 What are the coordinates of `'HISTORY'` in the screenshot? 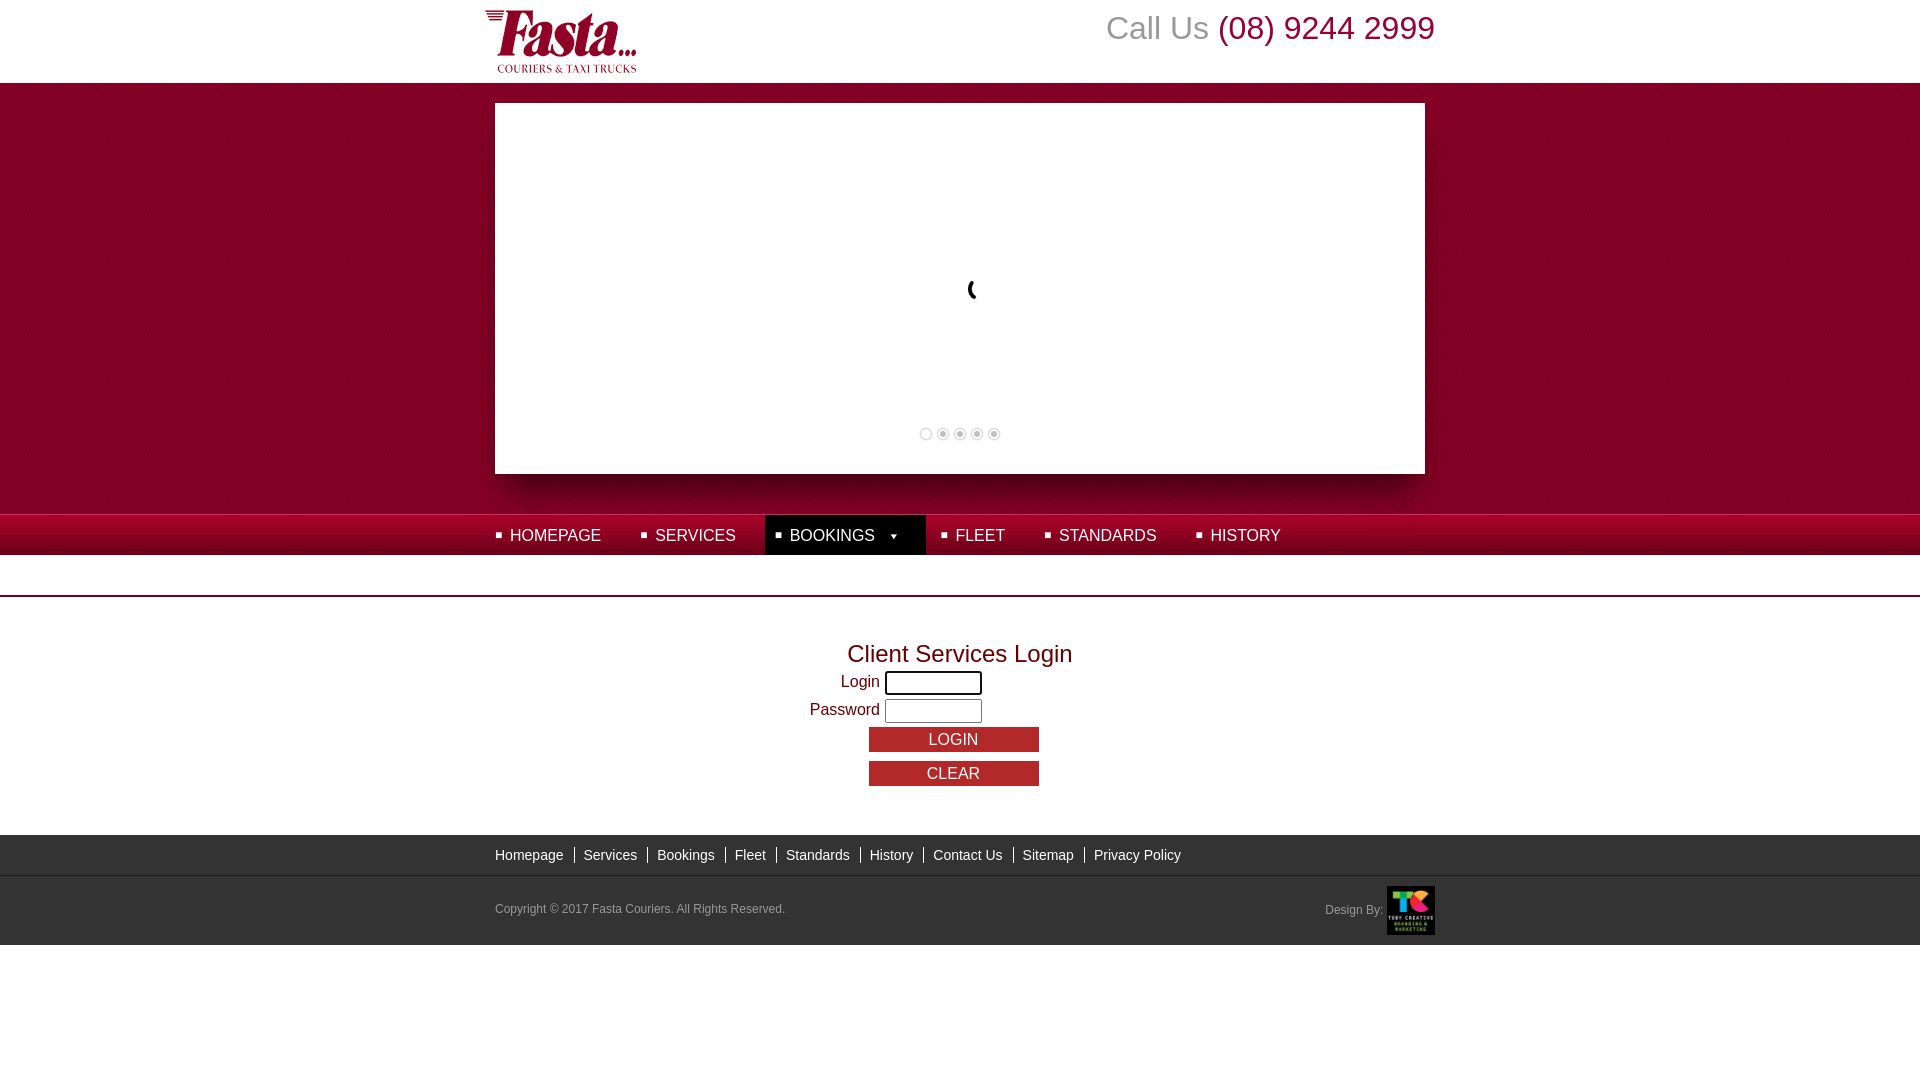 It's located at (1244, 534).